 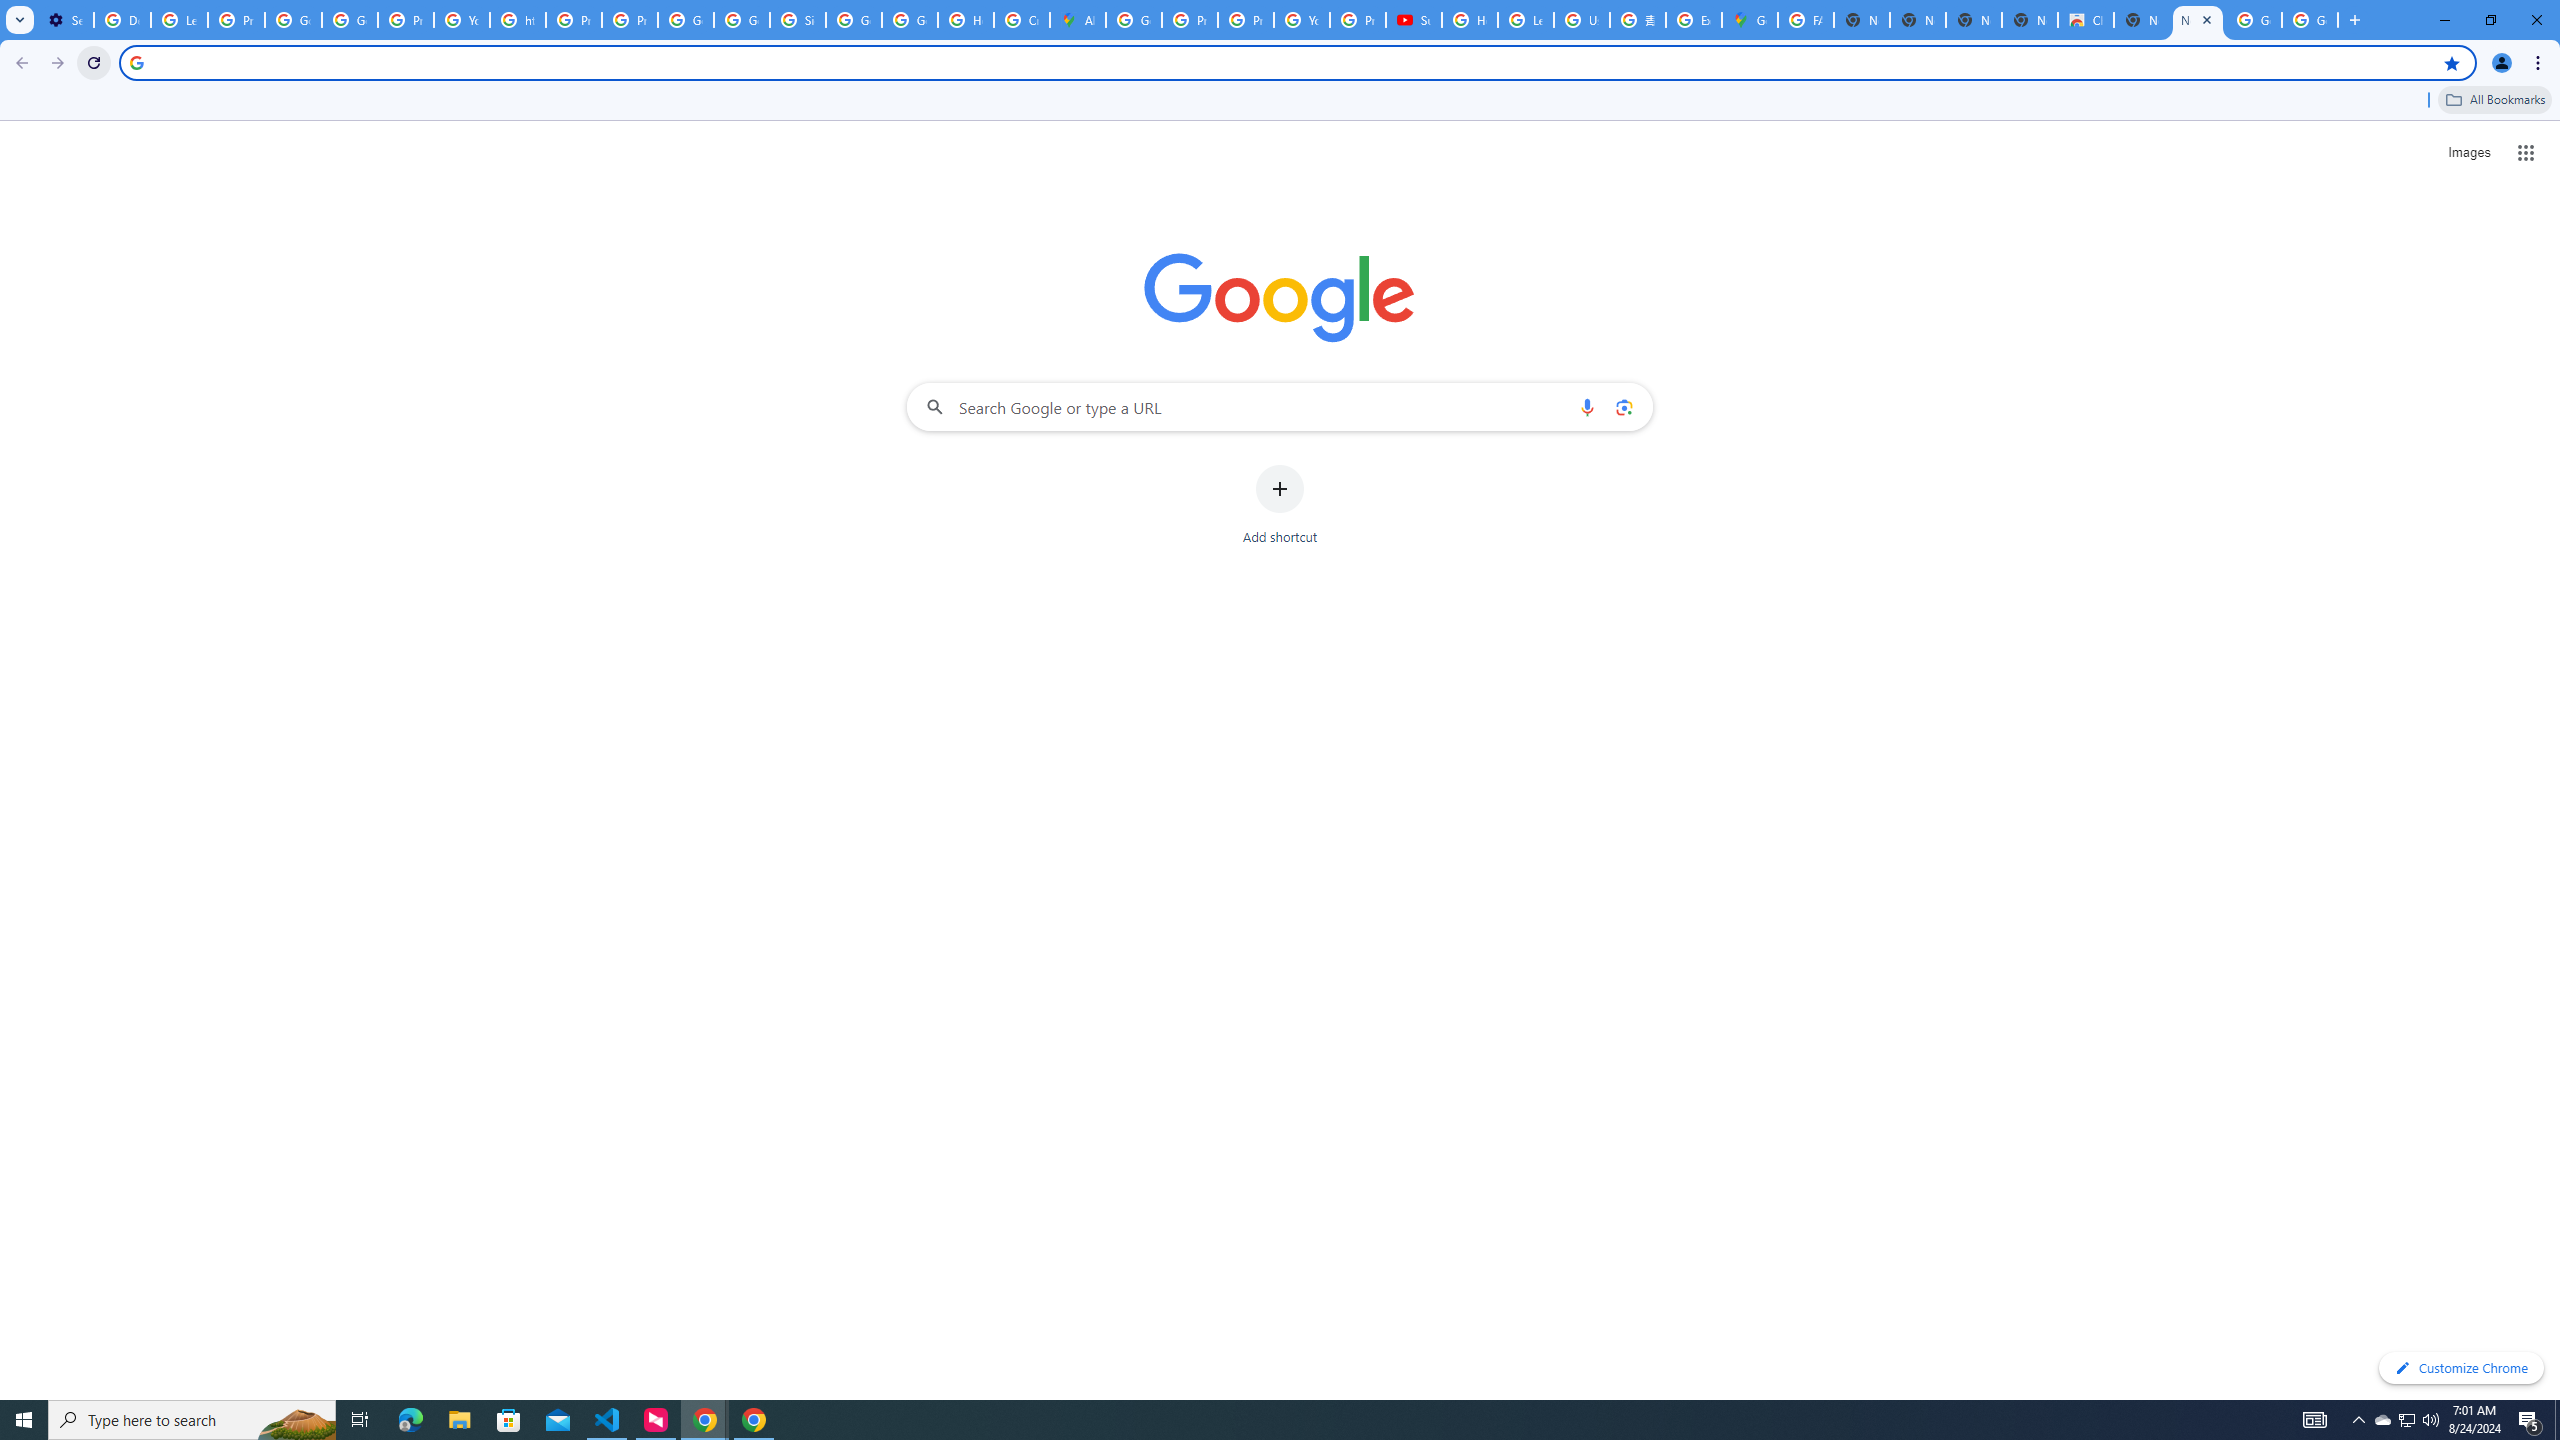 What do you see at coordinates (1189, 19) in the screenshot?
I see `'Privacy Help Center - Policies Help'` at bounding box center [1189, 19].